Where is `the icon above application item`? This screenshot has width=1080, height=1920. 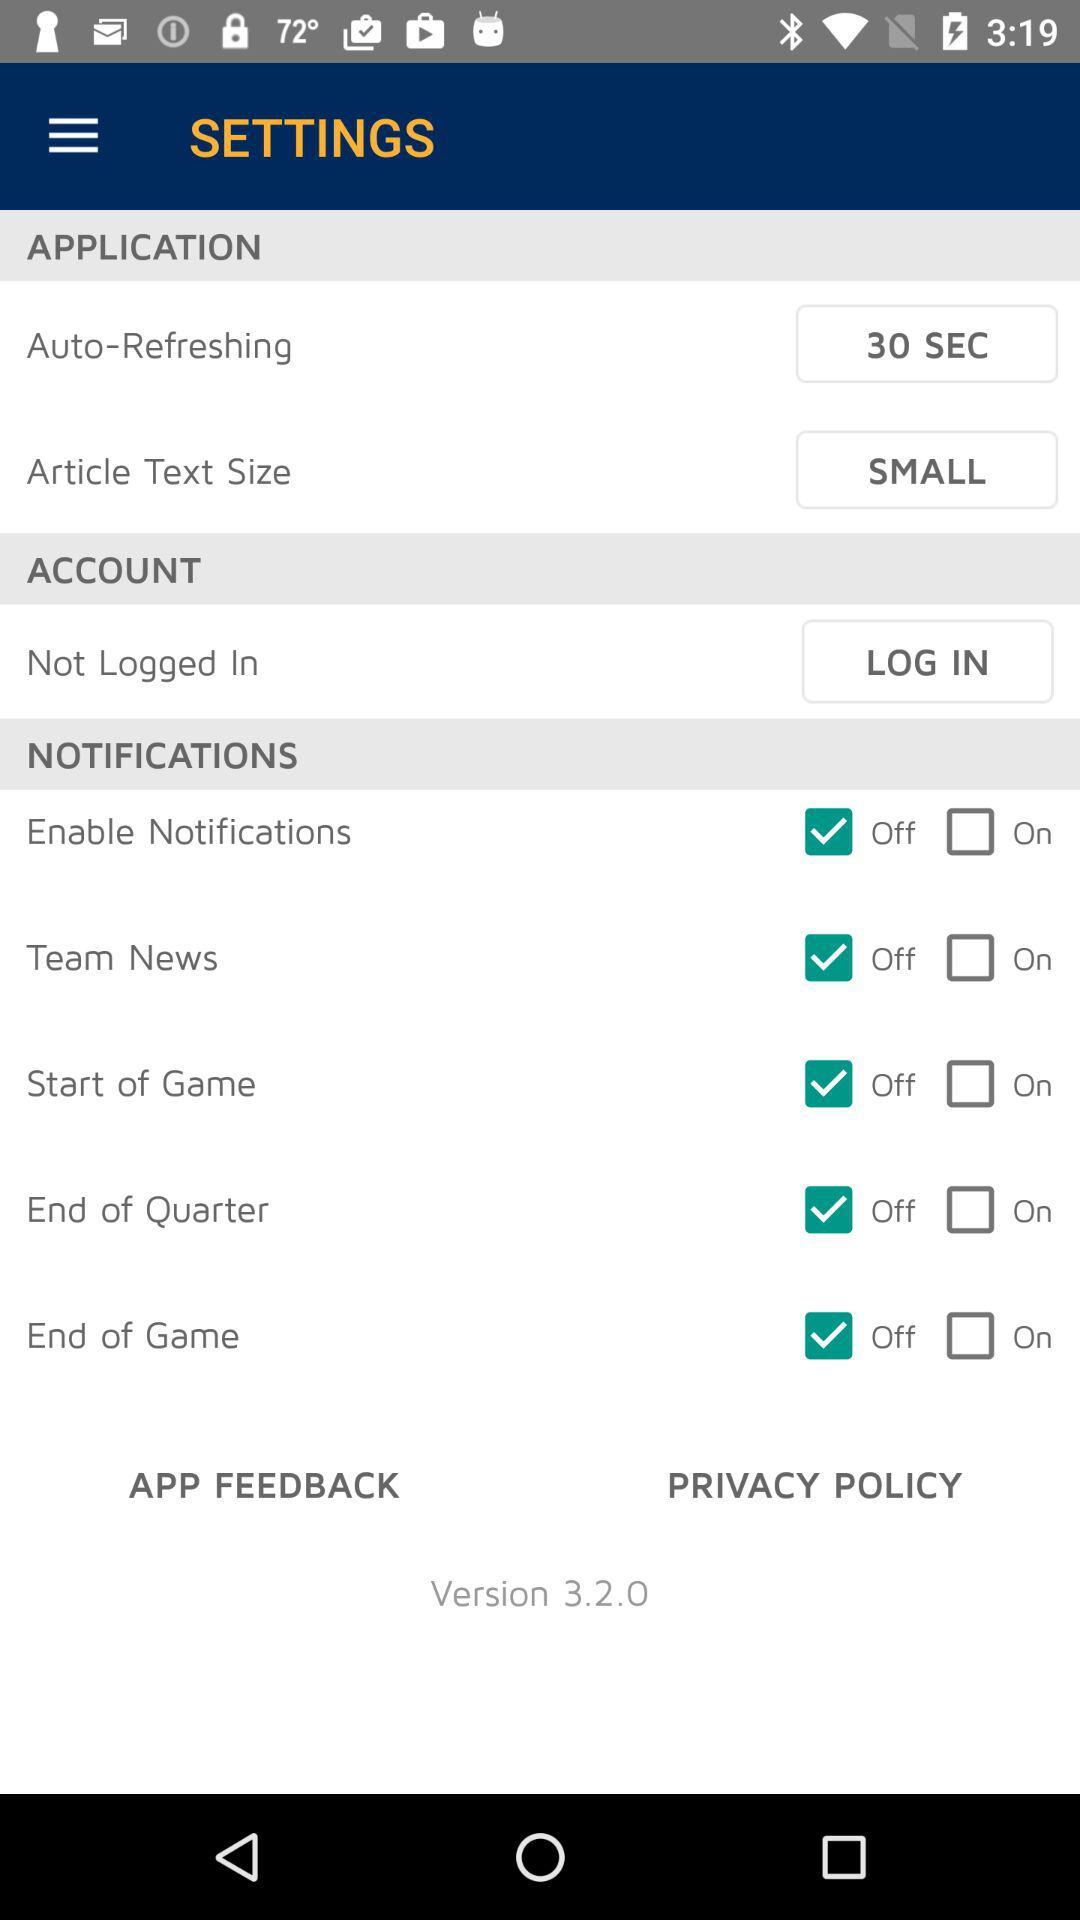
the icon above application item is located at coordinates (72, 135).